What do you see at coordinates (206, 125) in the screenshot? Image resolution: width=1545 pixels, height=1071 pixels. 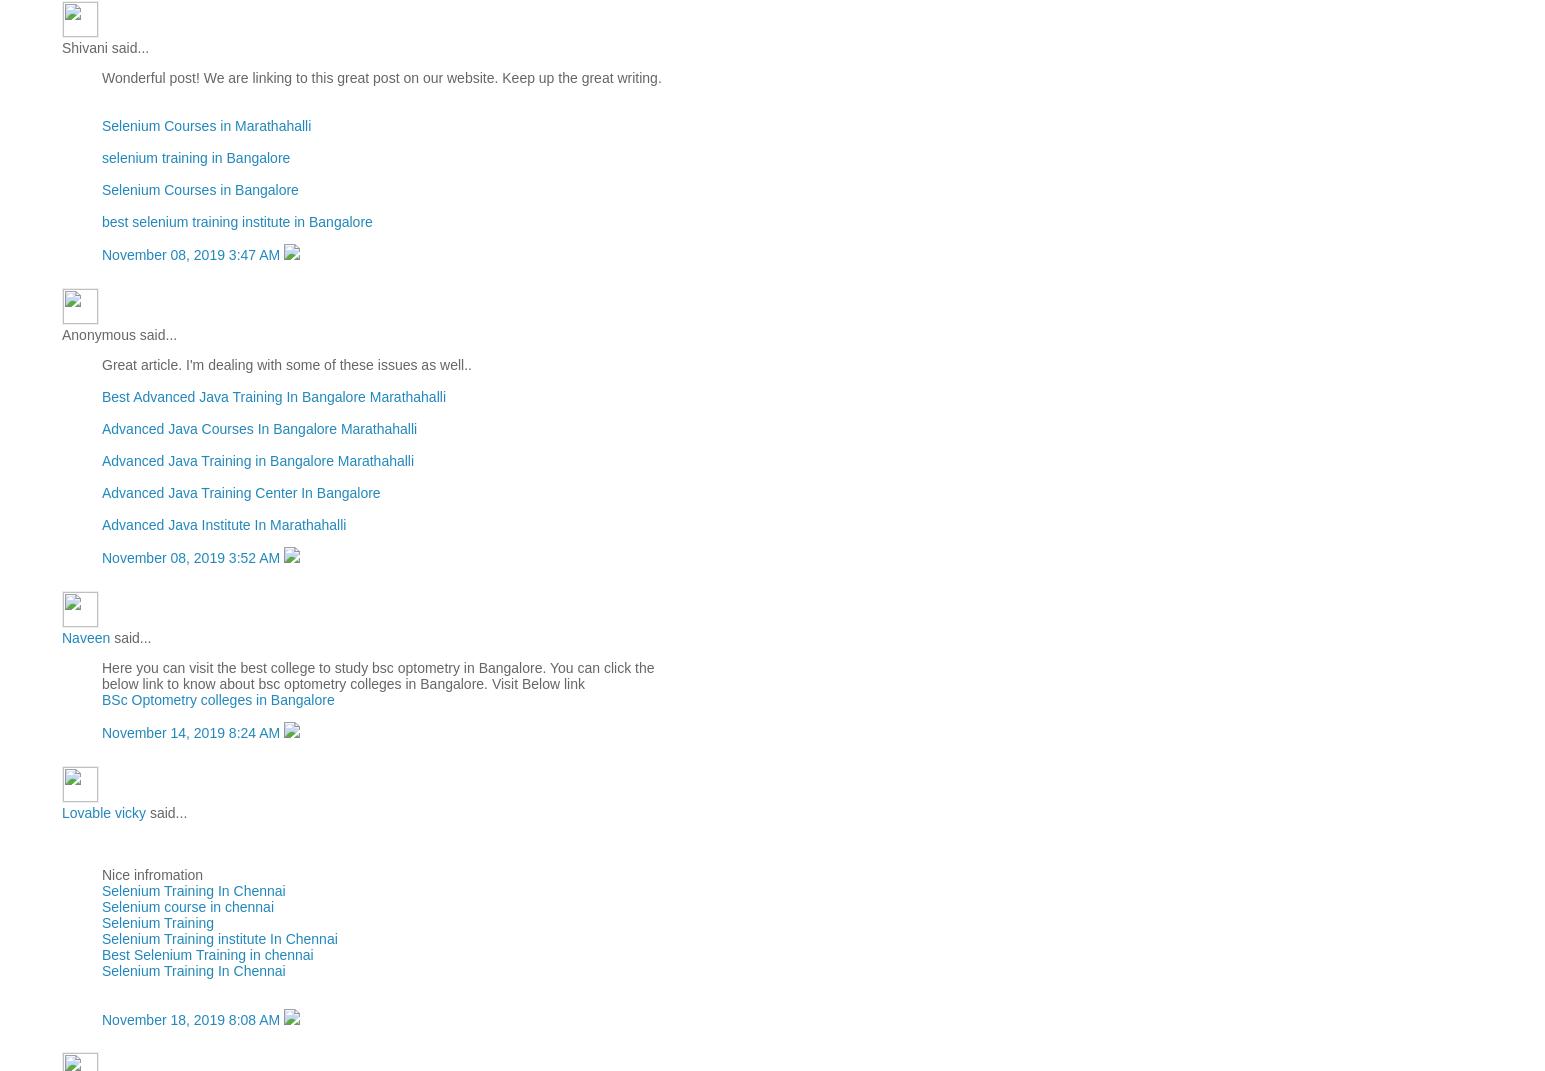 I see `'Selenium Courses in Marathahalli'` at bounding box center [206, 125].